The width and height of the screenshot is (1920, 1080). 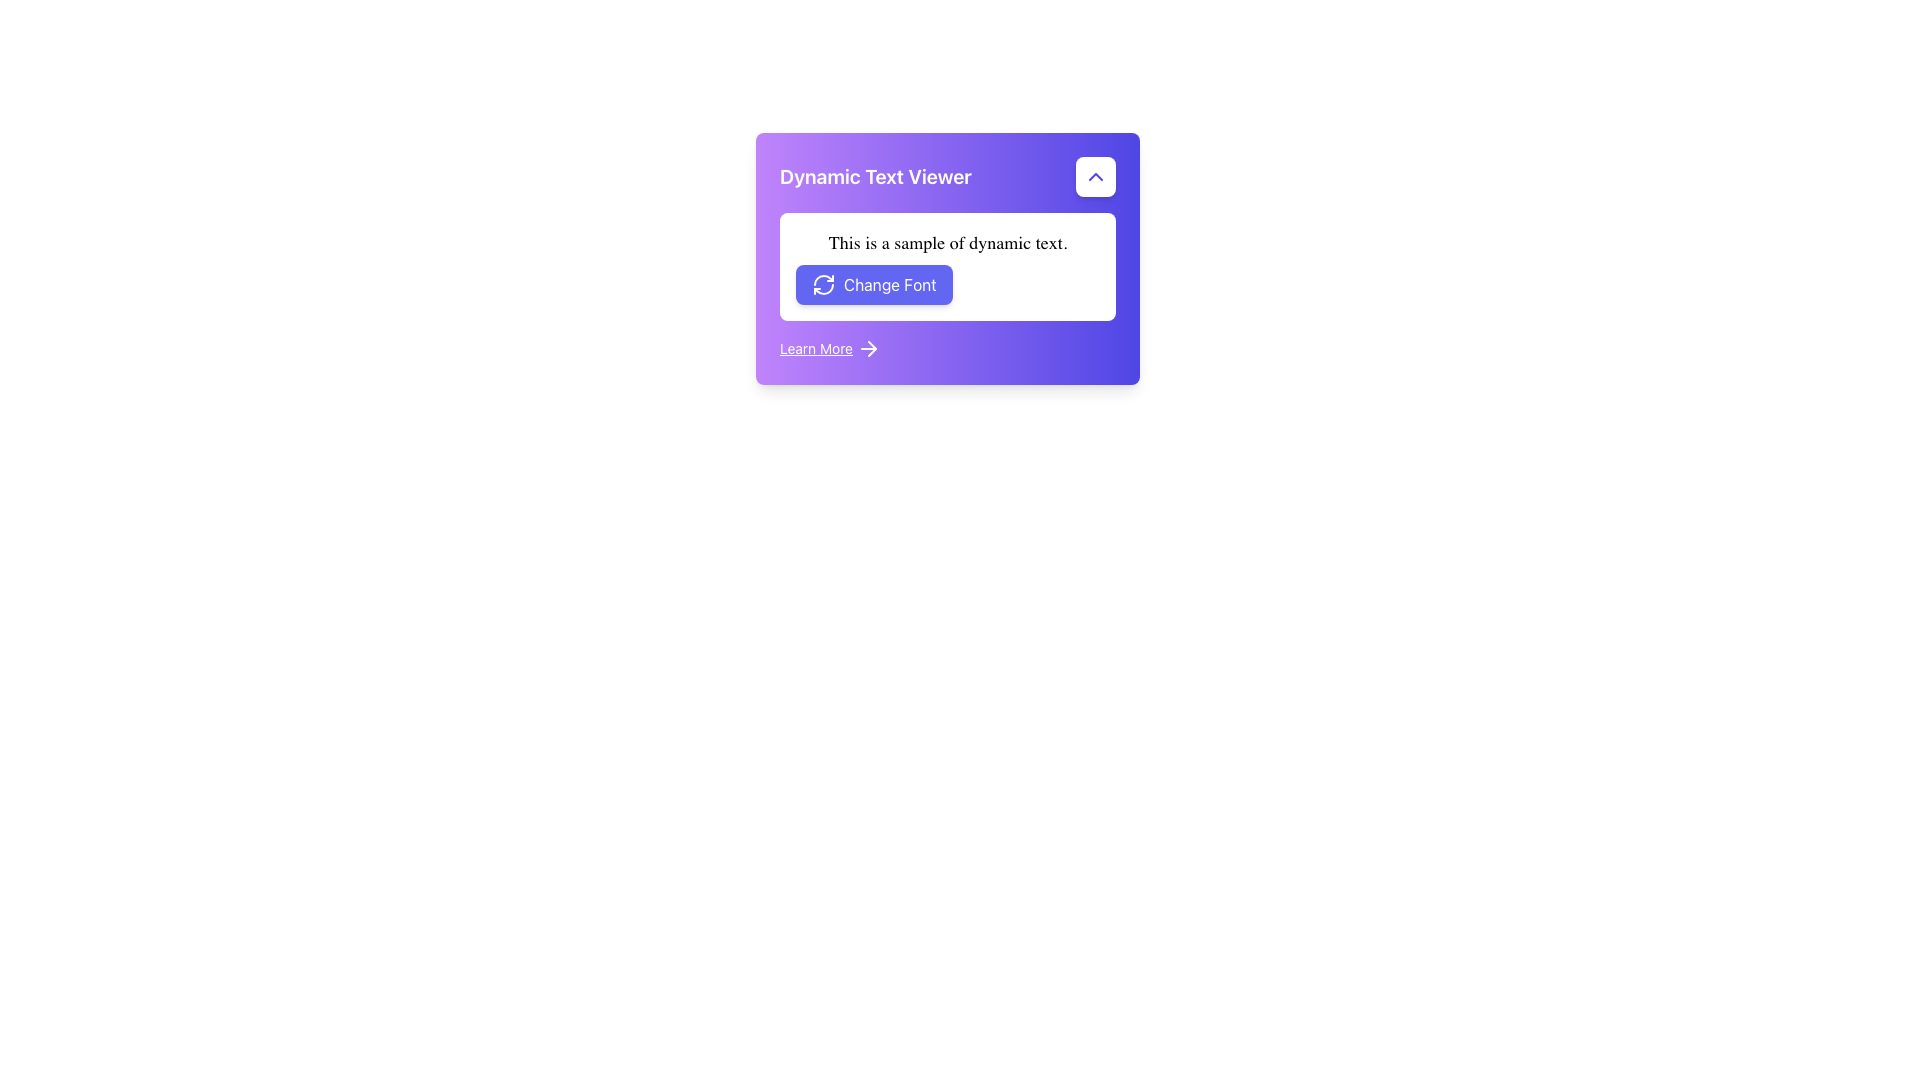 I want to click on the right arrow icon located immediately to the right of the 'Learn More' text in the bottom-left purple card interface to trigger a tooltip, so click(x=868, y=347).